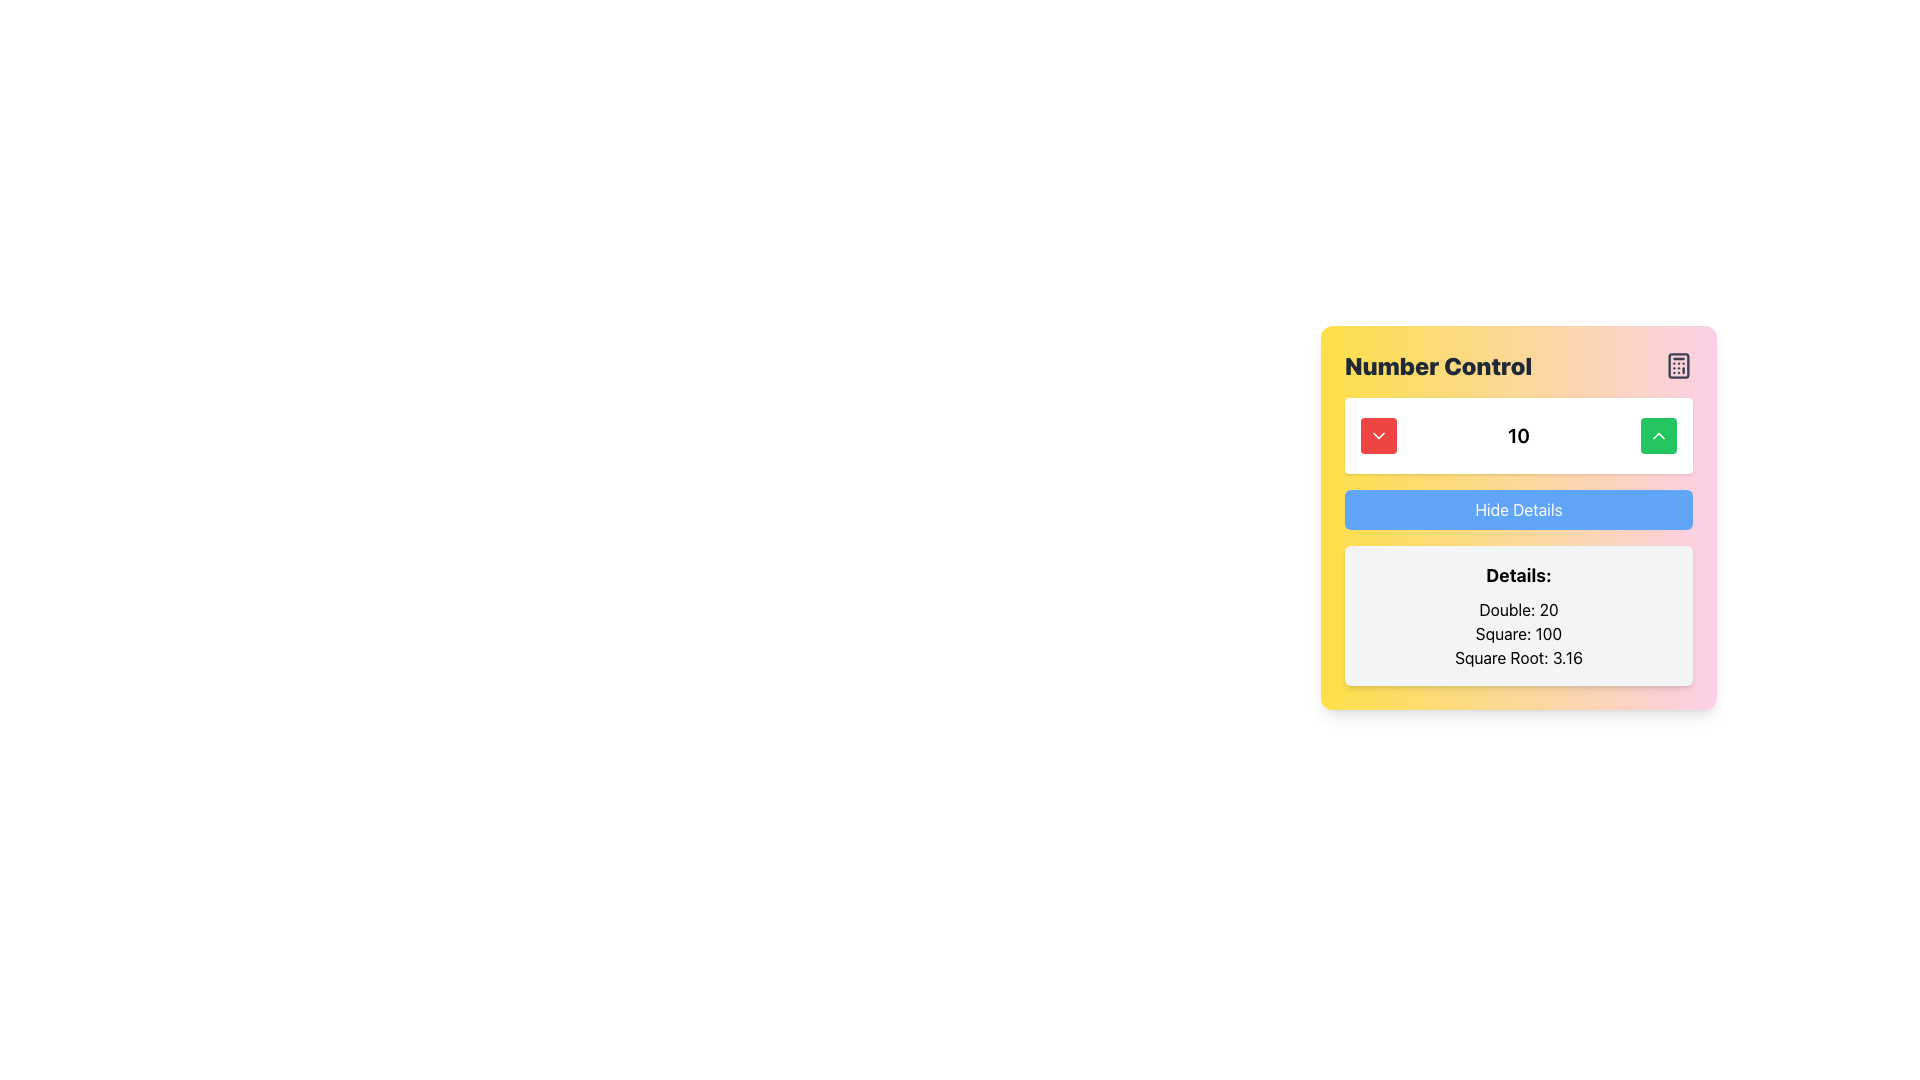  What do you see at coordinates (1518, 508) in the screenshot?
I see `the rectangular button with a blue background and white text that reads 'Hide Details'` at bounding box center [1518, 508].